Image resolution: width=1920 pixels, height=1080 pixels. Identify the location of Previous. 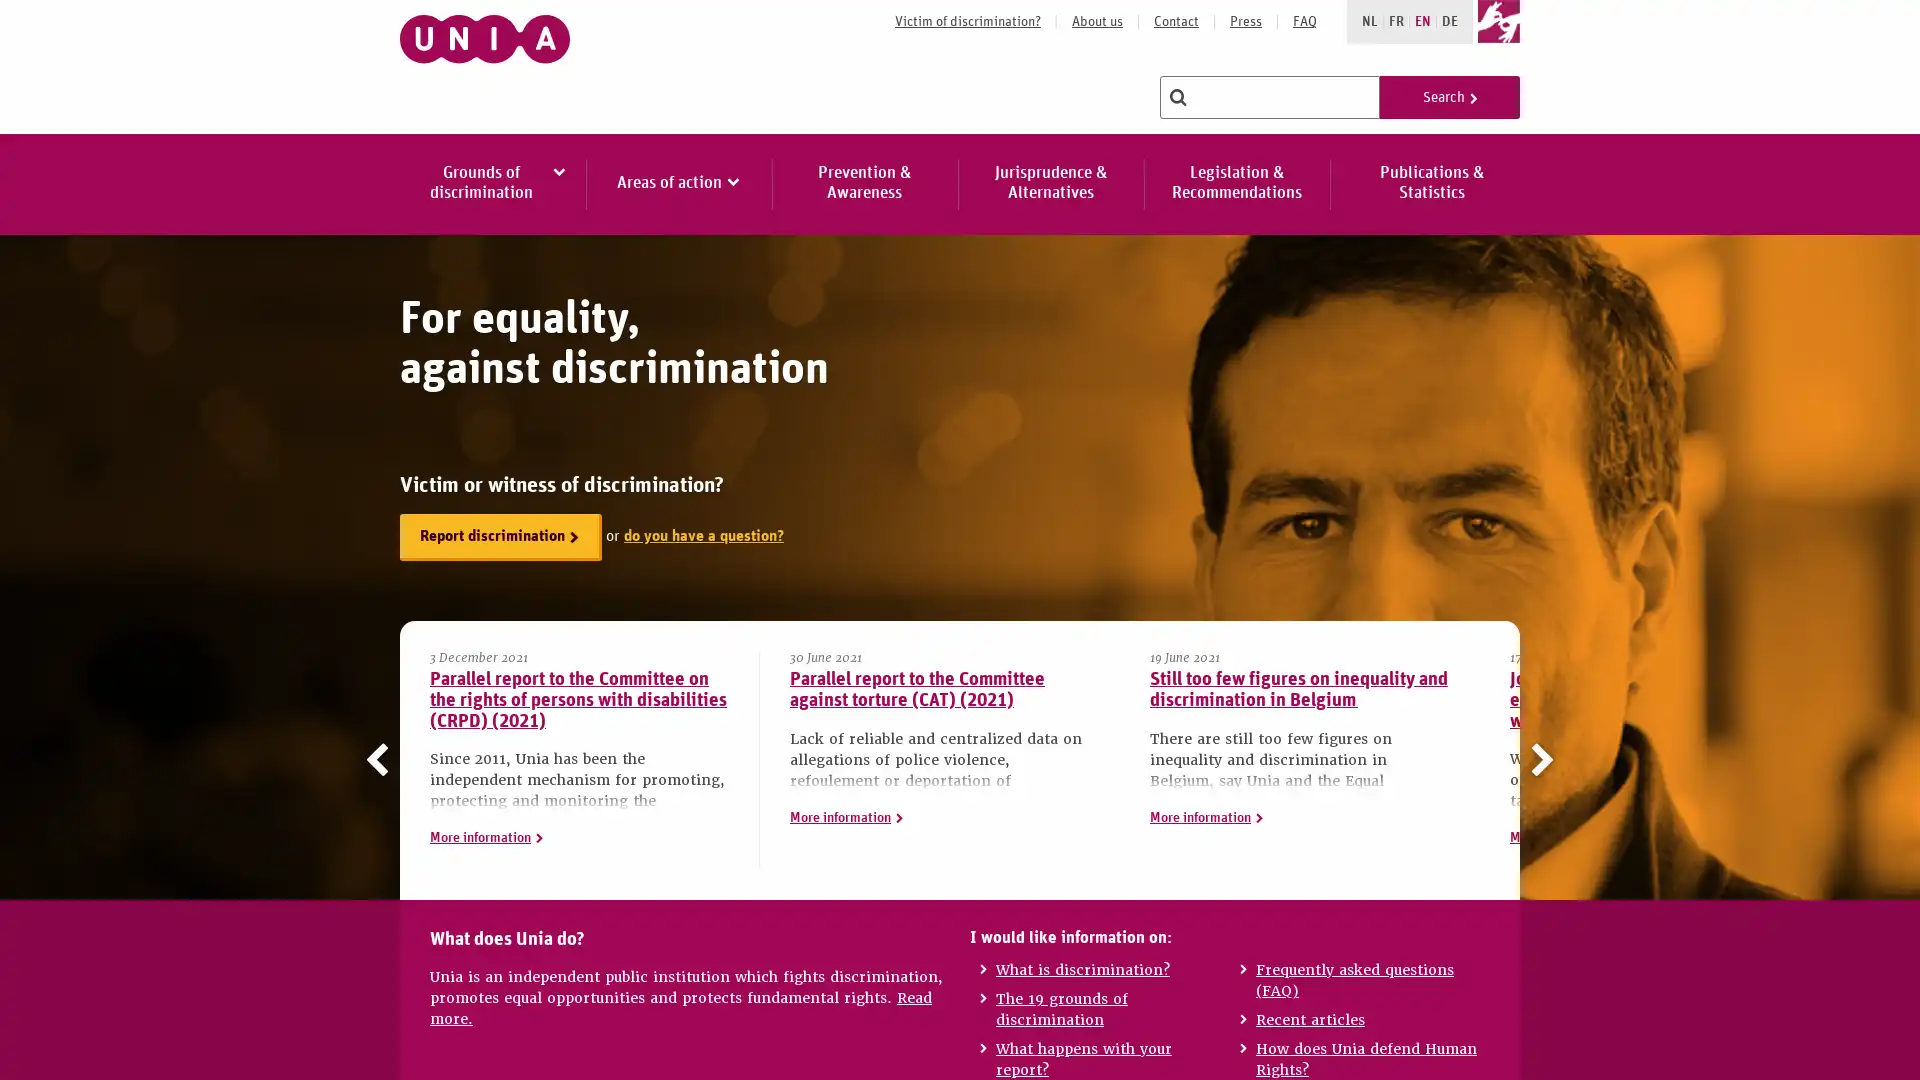
(382, 759).